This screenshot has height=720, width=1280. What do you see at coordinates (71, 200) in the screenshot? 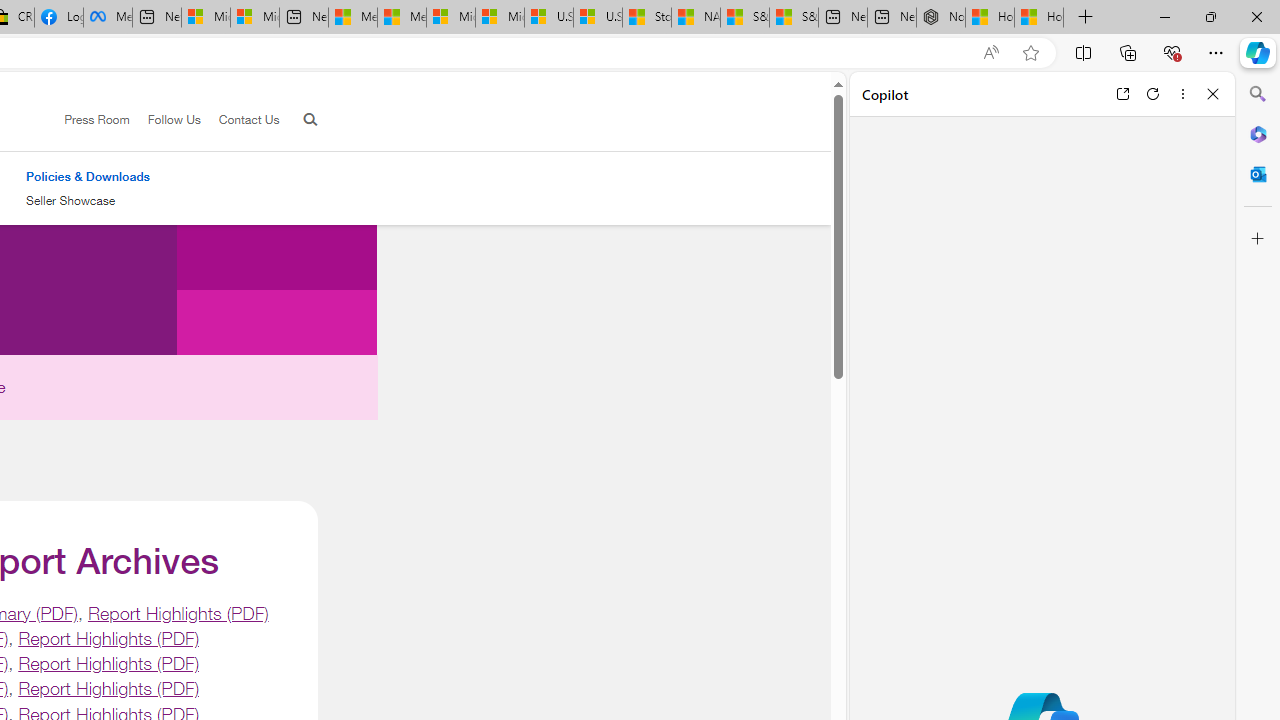
I see `'Seller Showcase'` at bounding box center [71, 200].